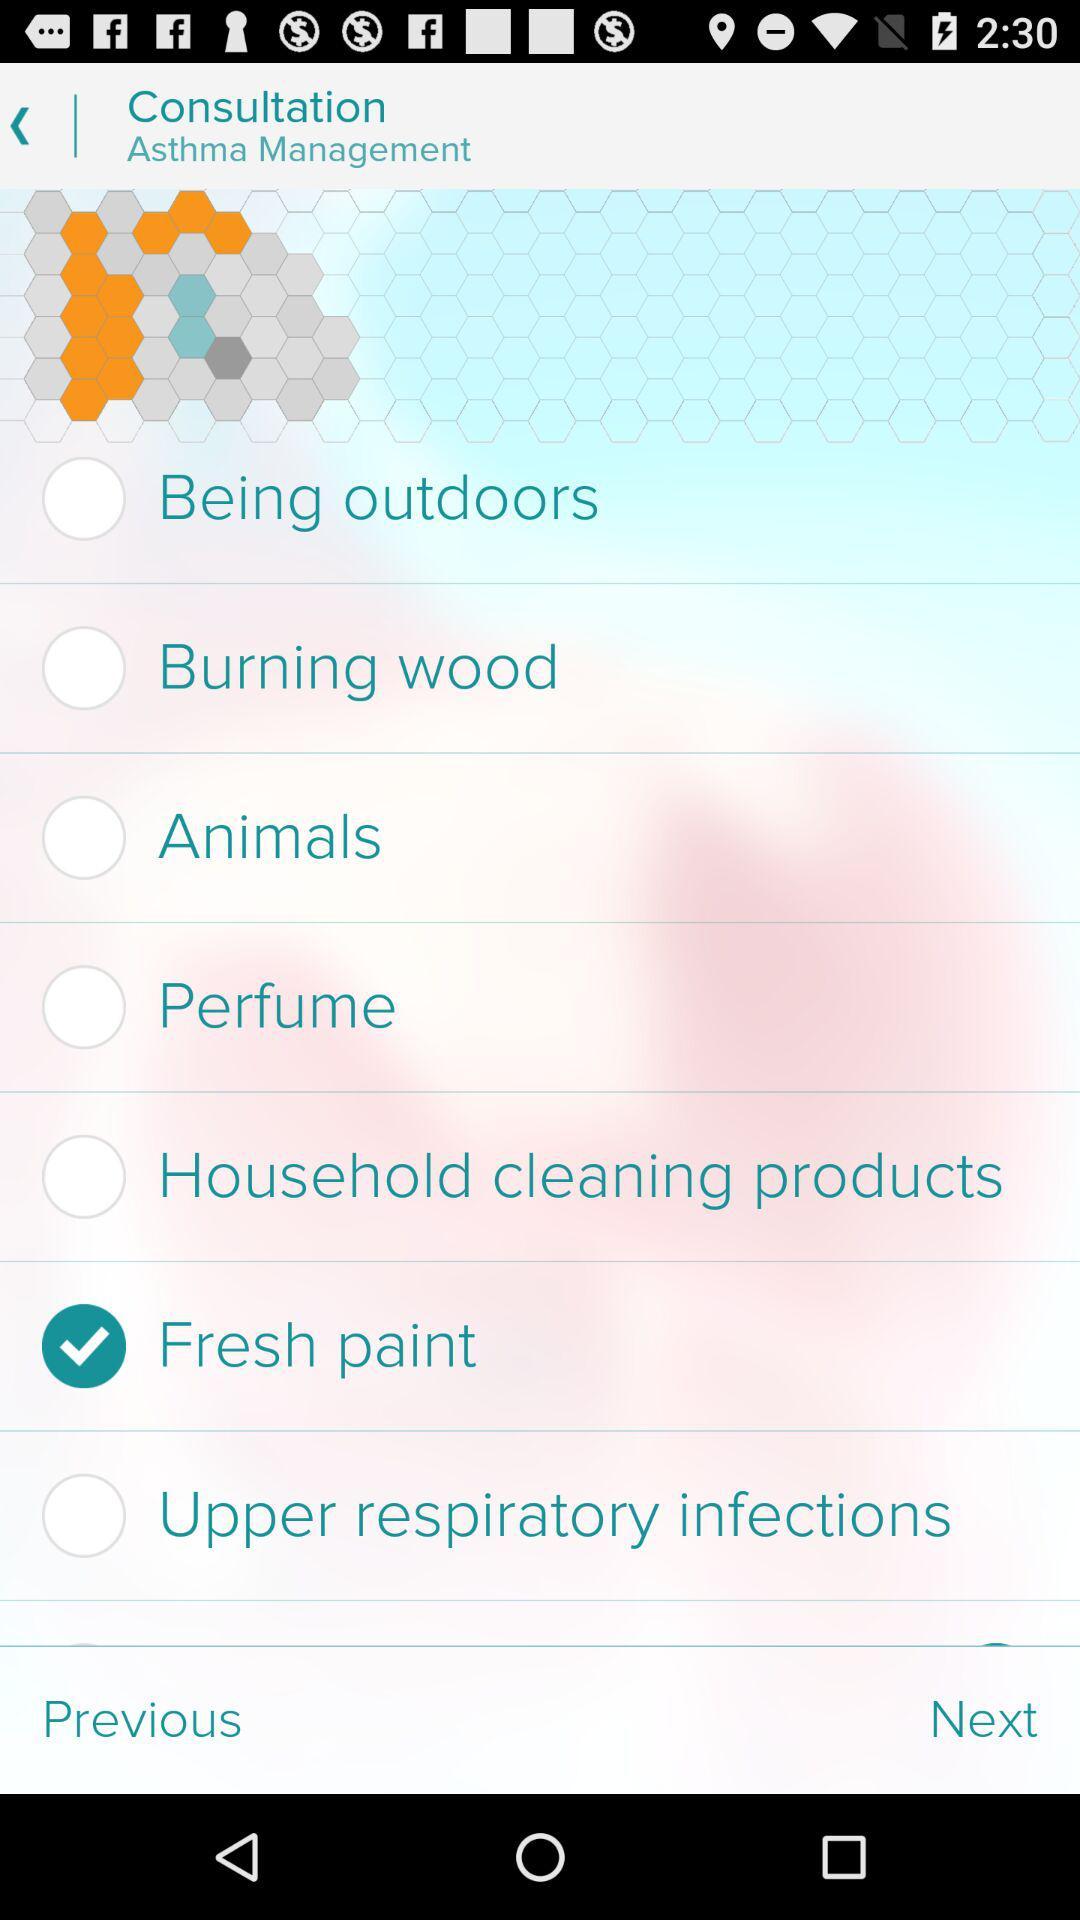 The image size is (1080, 1920). Describe the element at coordinates (533, 1515) in the screenshot. I see `item below fresh paint` at that location.